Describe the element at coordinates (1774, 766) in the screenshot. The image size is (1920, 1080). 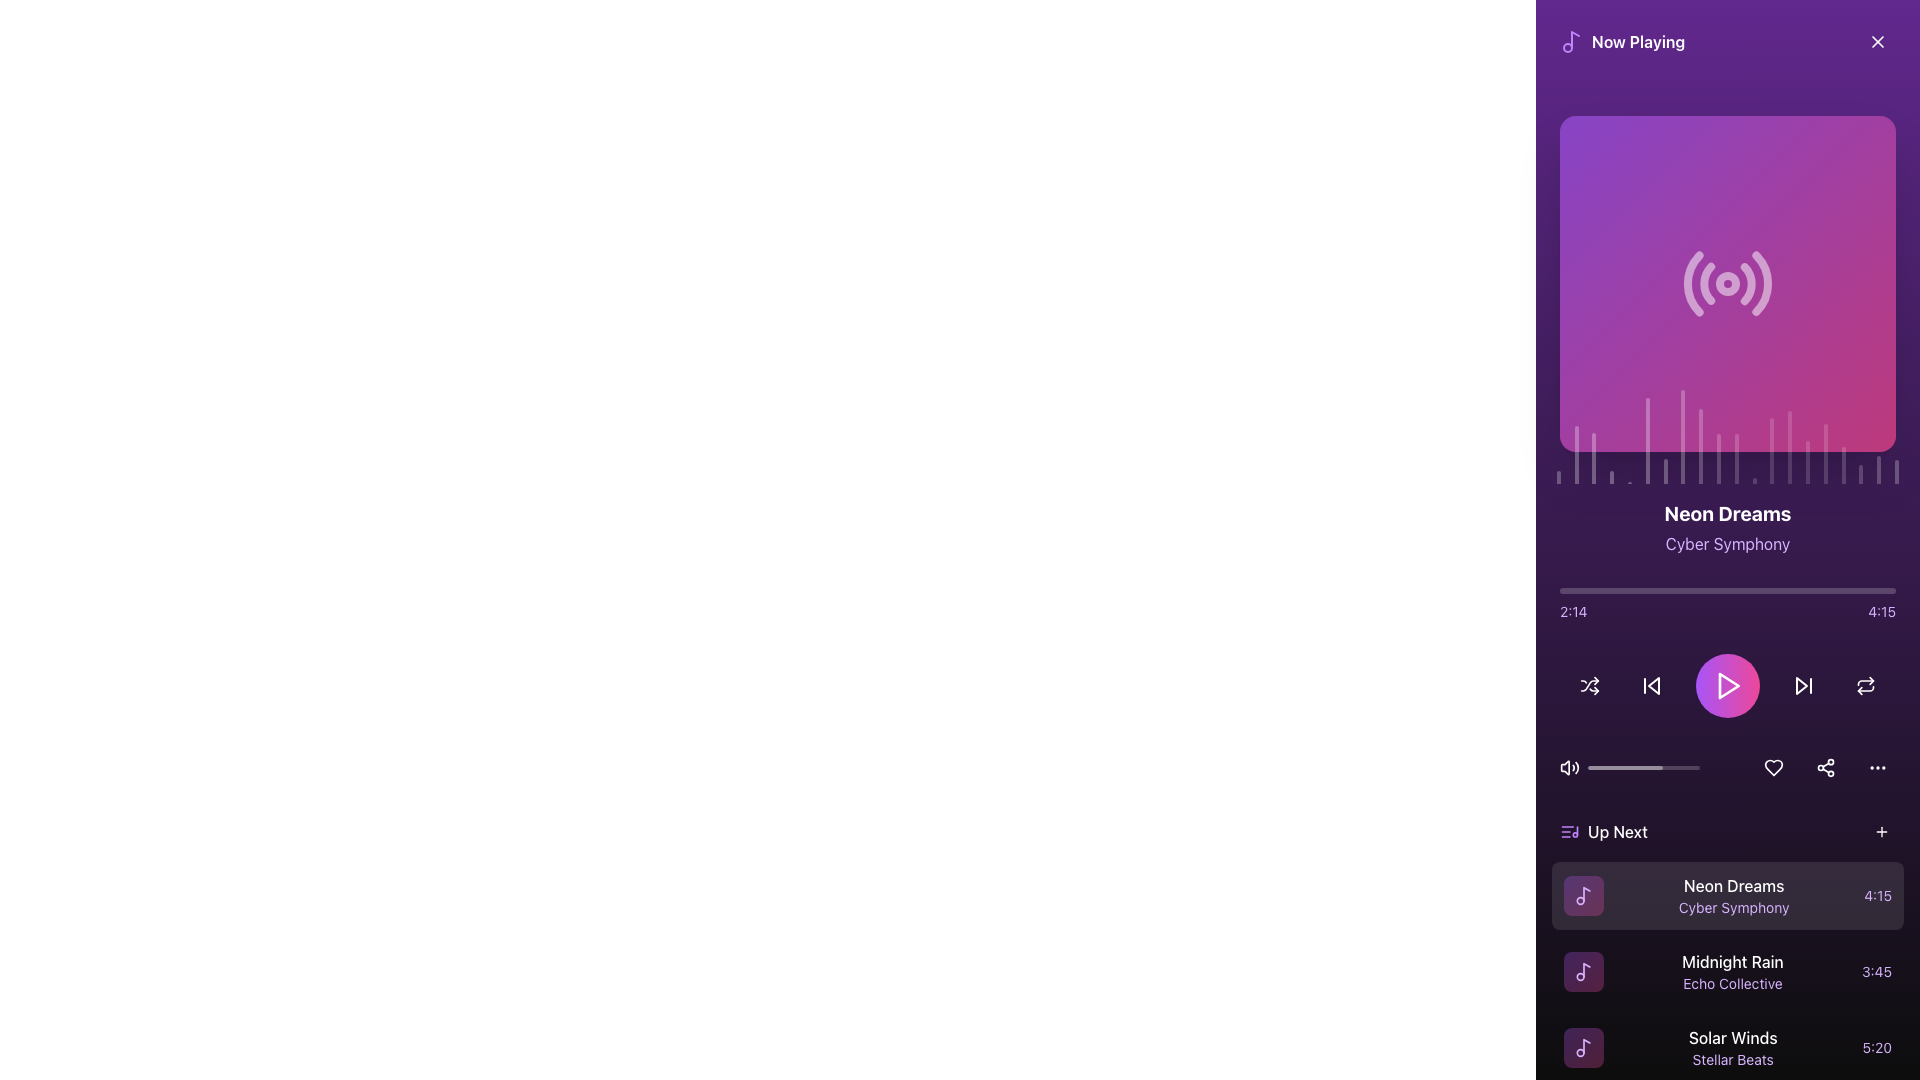
I see `the heart-shaped icon button, which is styled with a modern, minimalistic line design in white against a dark purple background, to like or unlike the current track` at that location.